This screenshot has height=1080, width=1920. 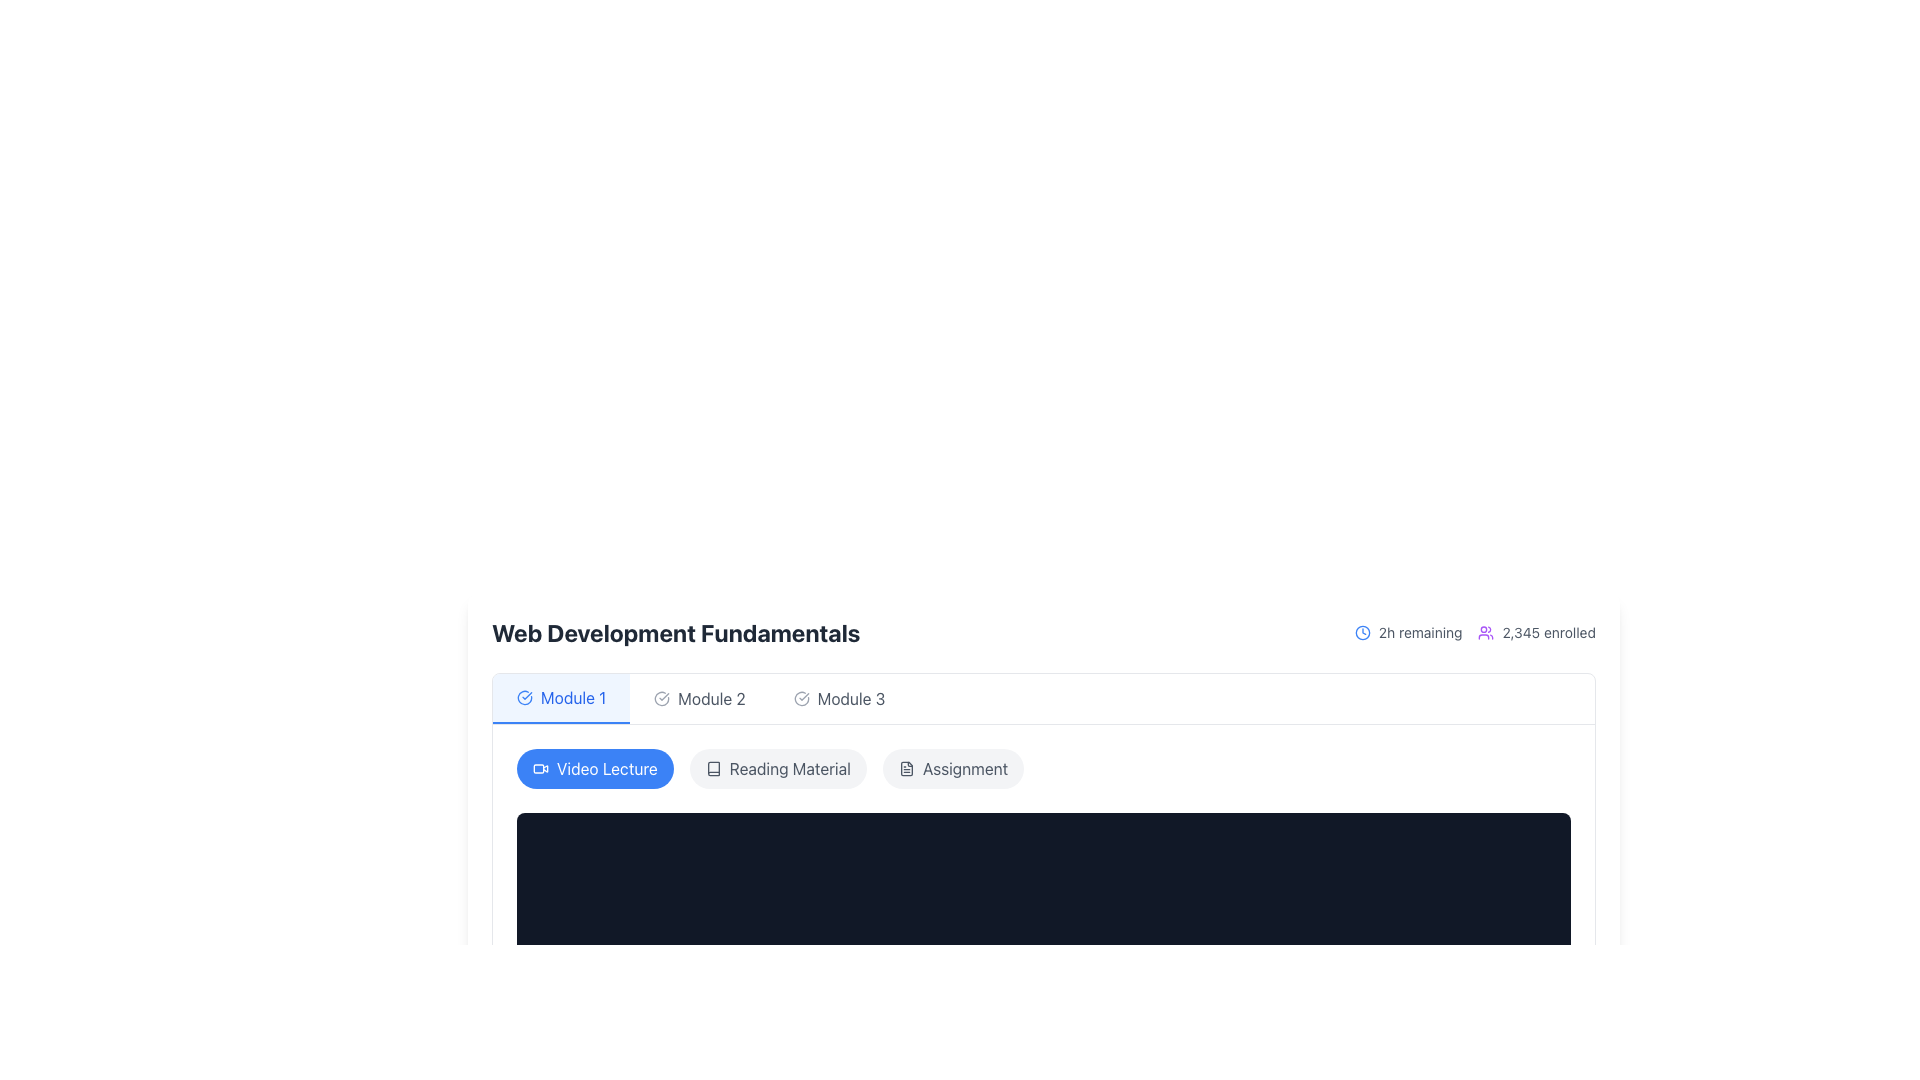 What do you see at coordinates (700, 697) in the screenshot?
I see `the navigational button for 'Module 2' located between 'Module 1' and 'Module 3'` at bounding box center [700, 697].